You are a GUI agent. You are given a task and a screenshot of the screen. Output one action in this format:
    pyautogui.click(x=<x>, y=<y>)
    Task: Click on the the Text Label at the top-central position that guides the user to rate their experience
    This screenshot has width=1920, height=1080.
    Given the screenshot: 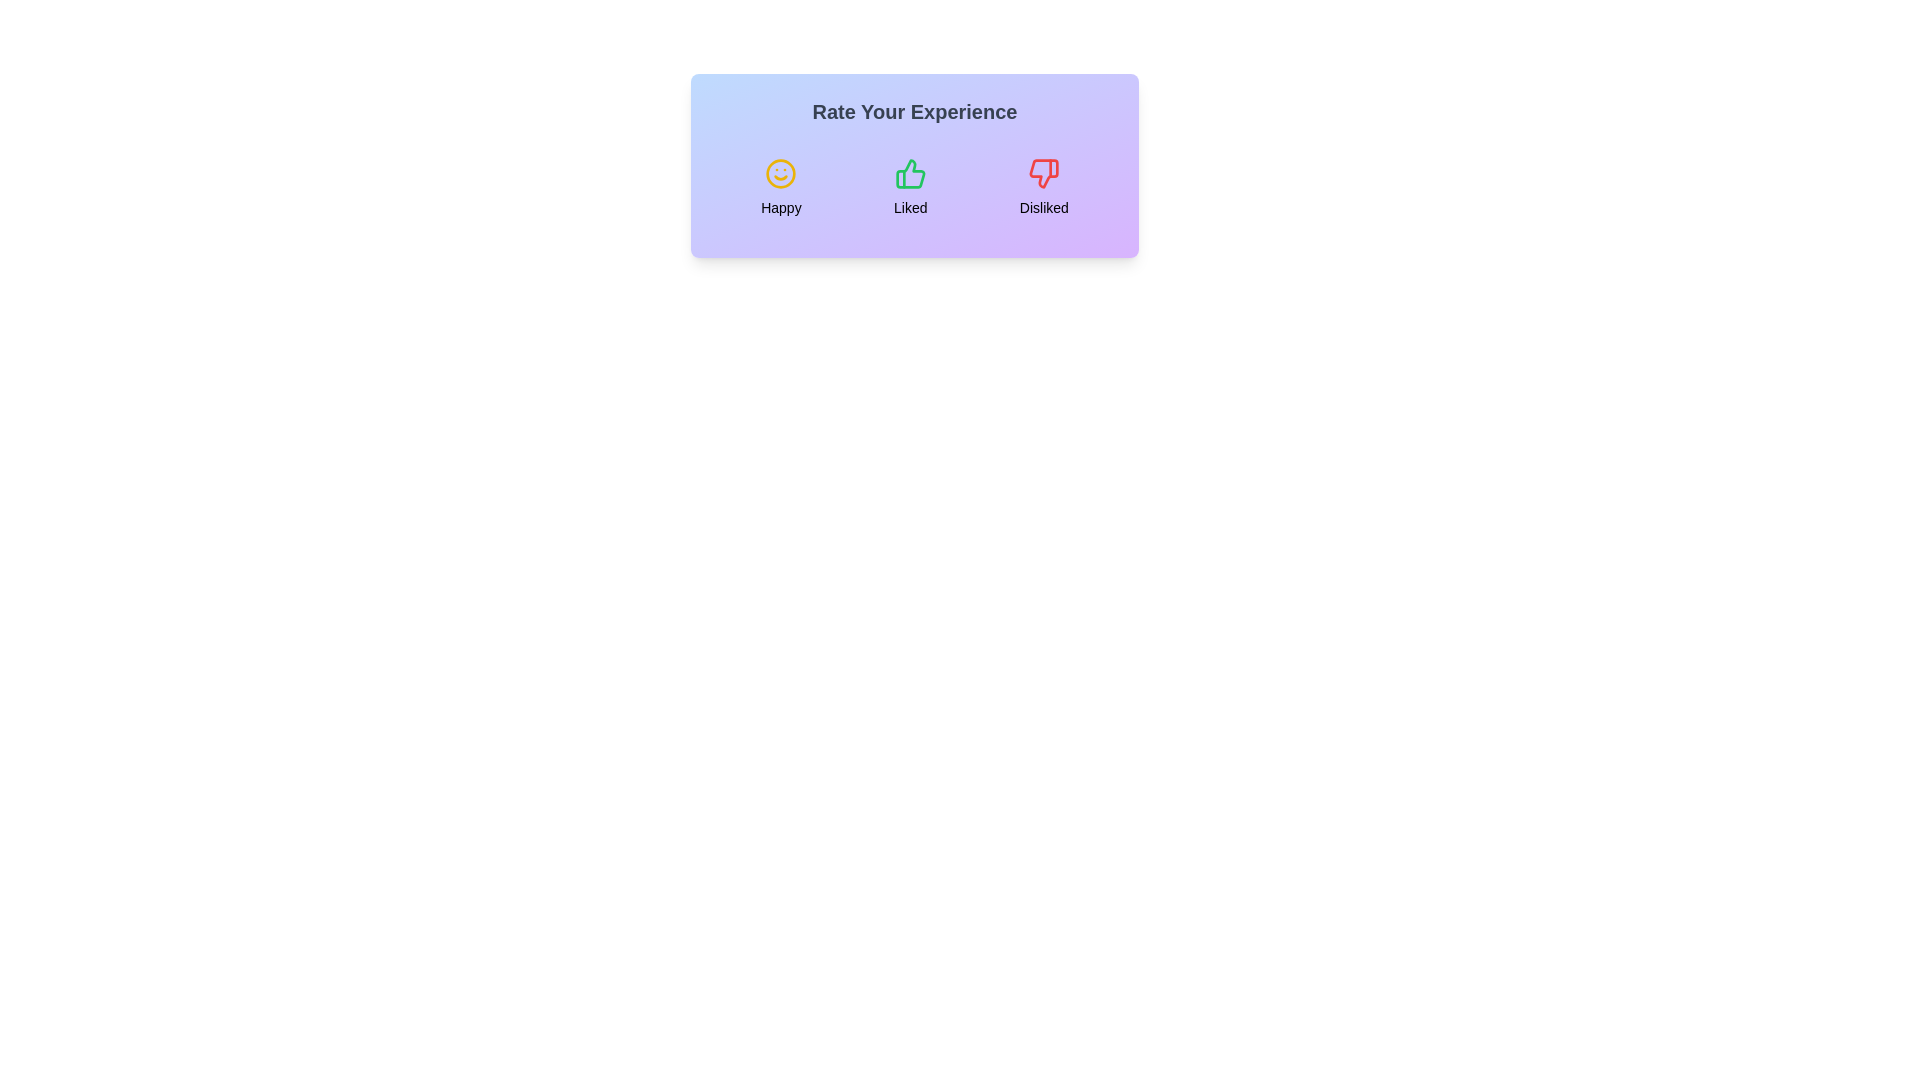 What is the action you would take?
    pyautogui.click(x=914, y=111)
    